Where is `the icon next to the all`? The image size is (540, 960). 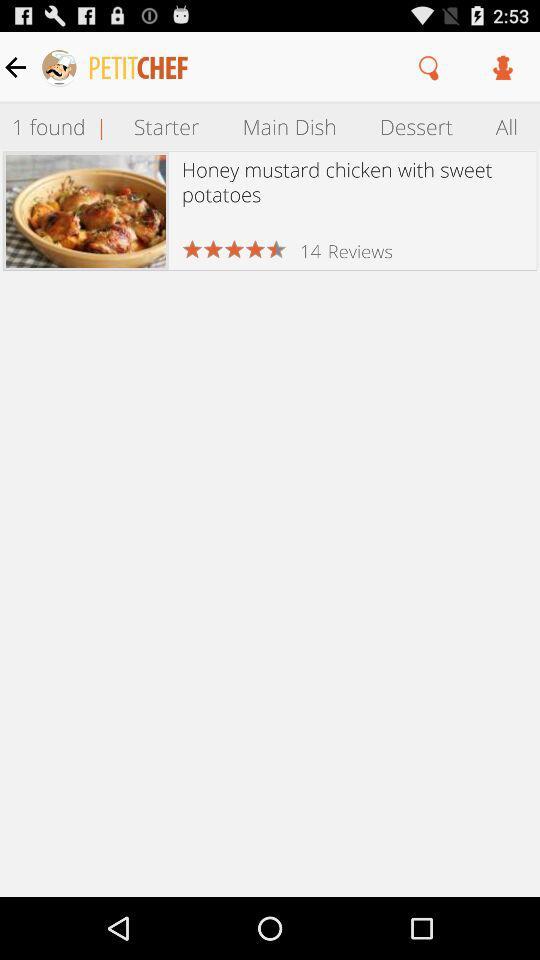
the icon next to the all is located at coordinates (415, 125).